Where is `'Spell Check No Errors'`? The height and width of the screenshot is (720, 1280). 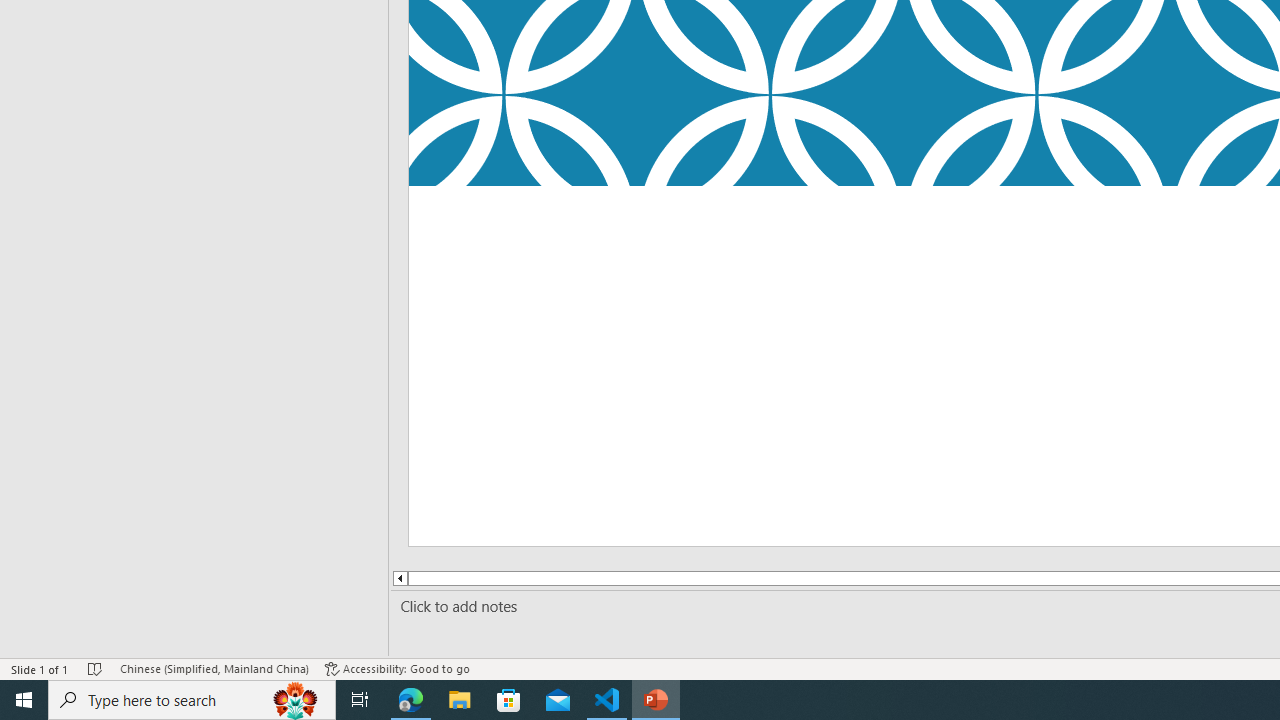
'Spell Check No Errors' is located at coordinates (95, 669).